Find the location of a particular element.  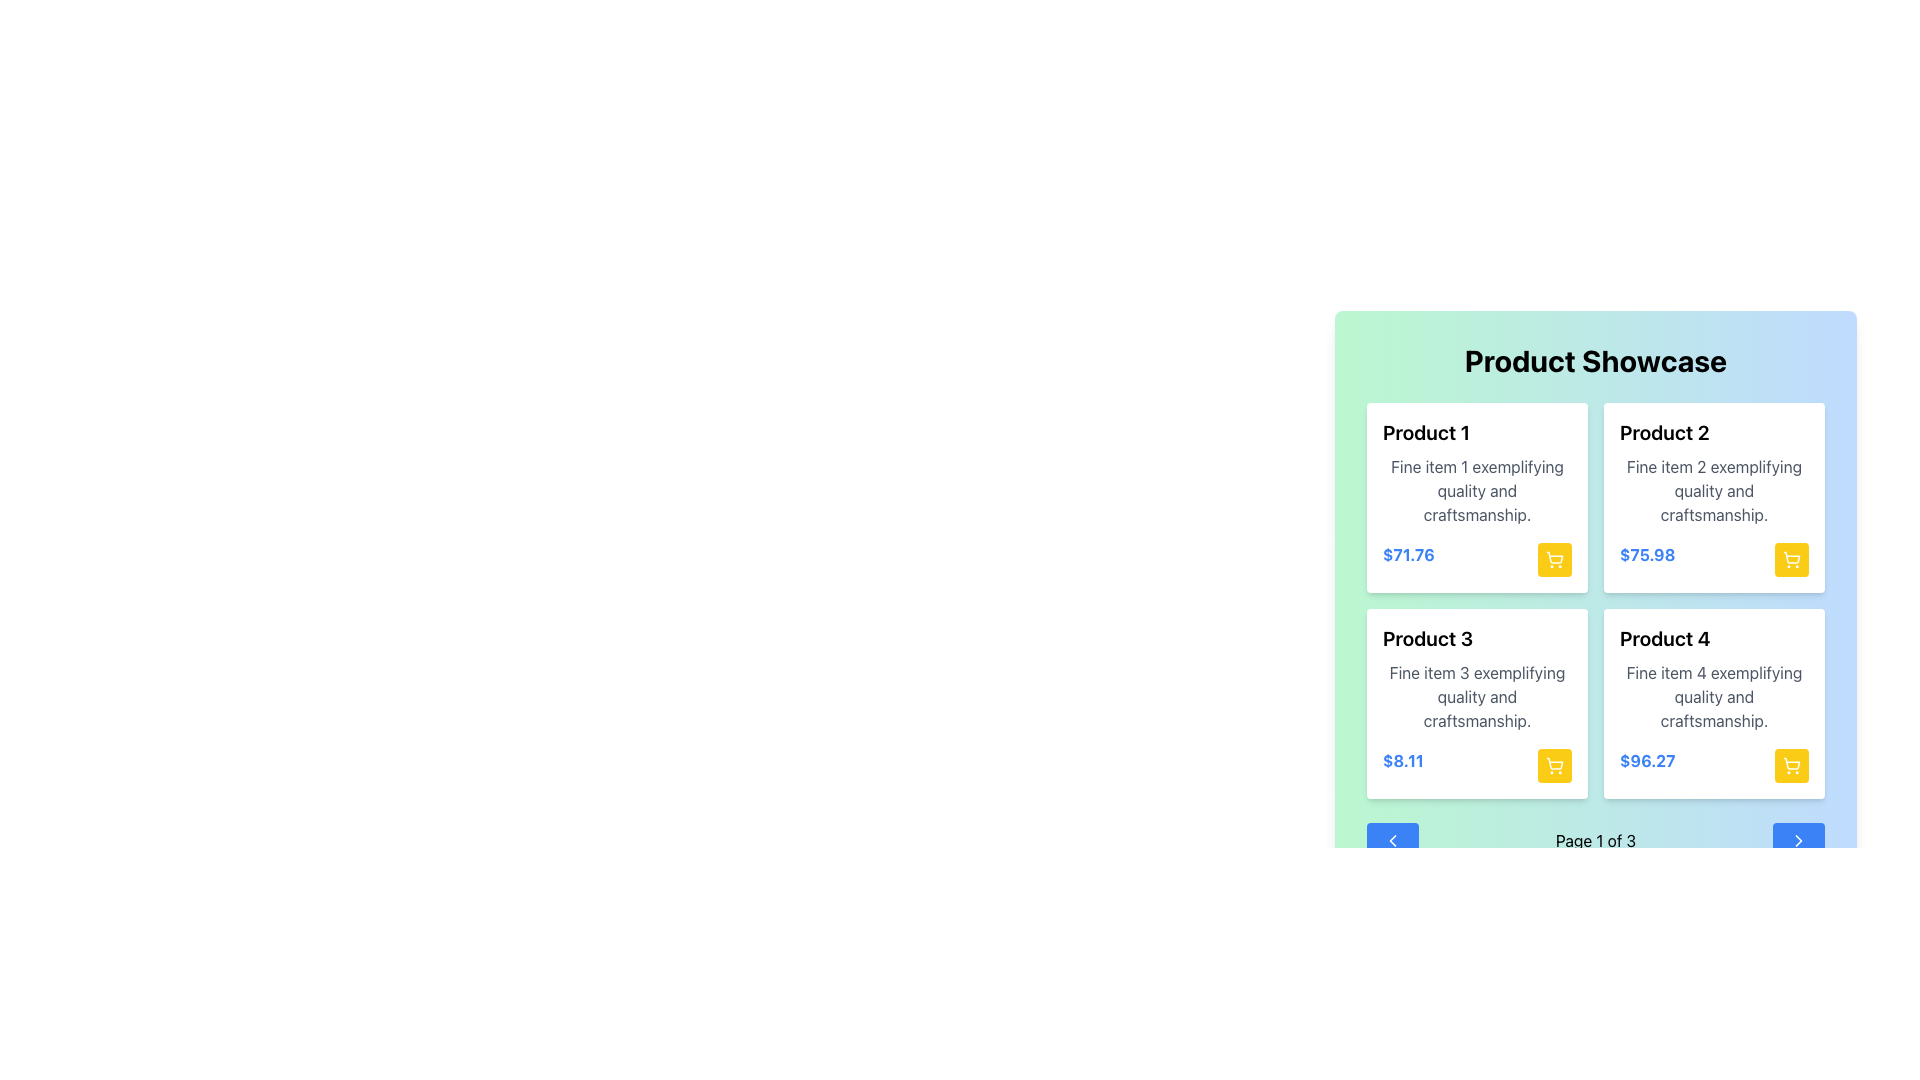

description and details of the Product card titled 'Product 1', which contains the price '$71.76' and a yellow shopping cart button in the lower-right corner is located at coordinates (1477, 496).